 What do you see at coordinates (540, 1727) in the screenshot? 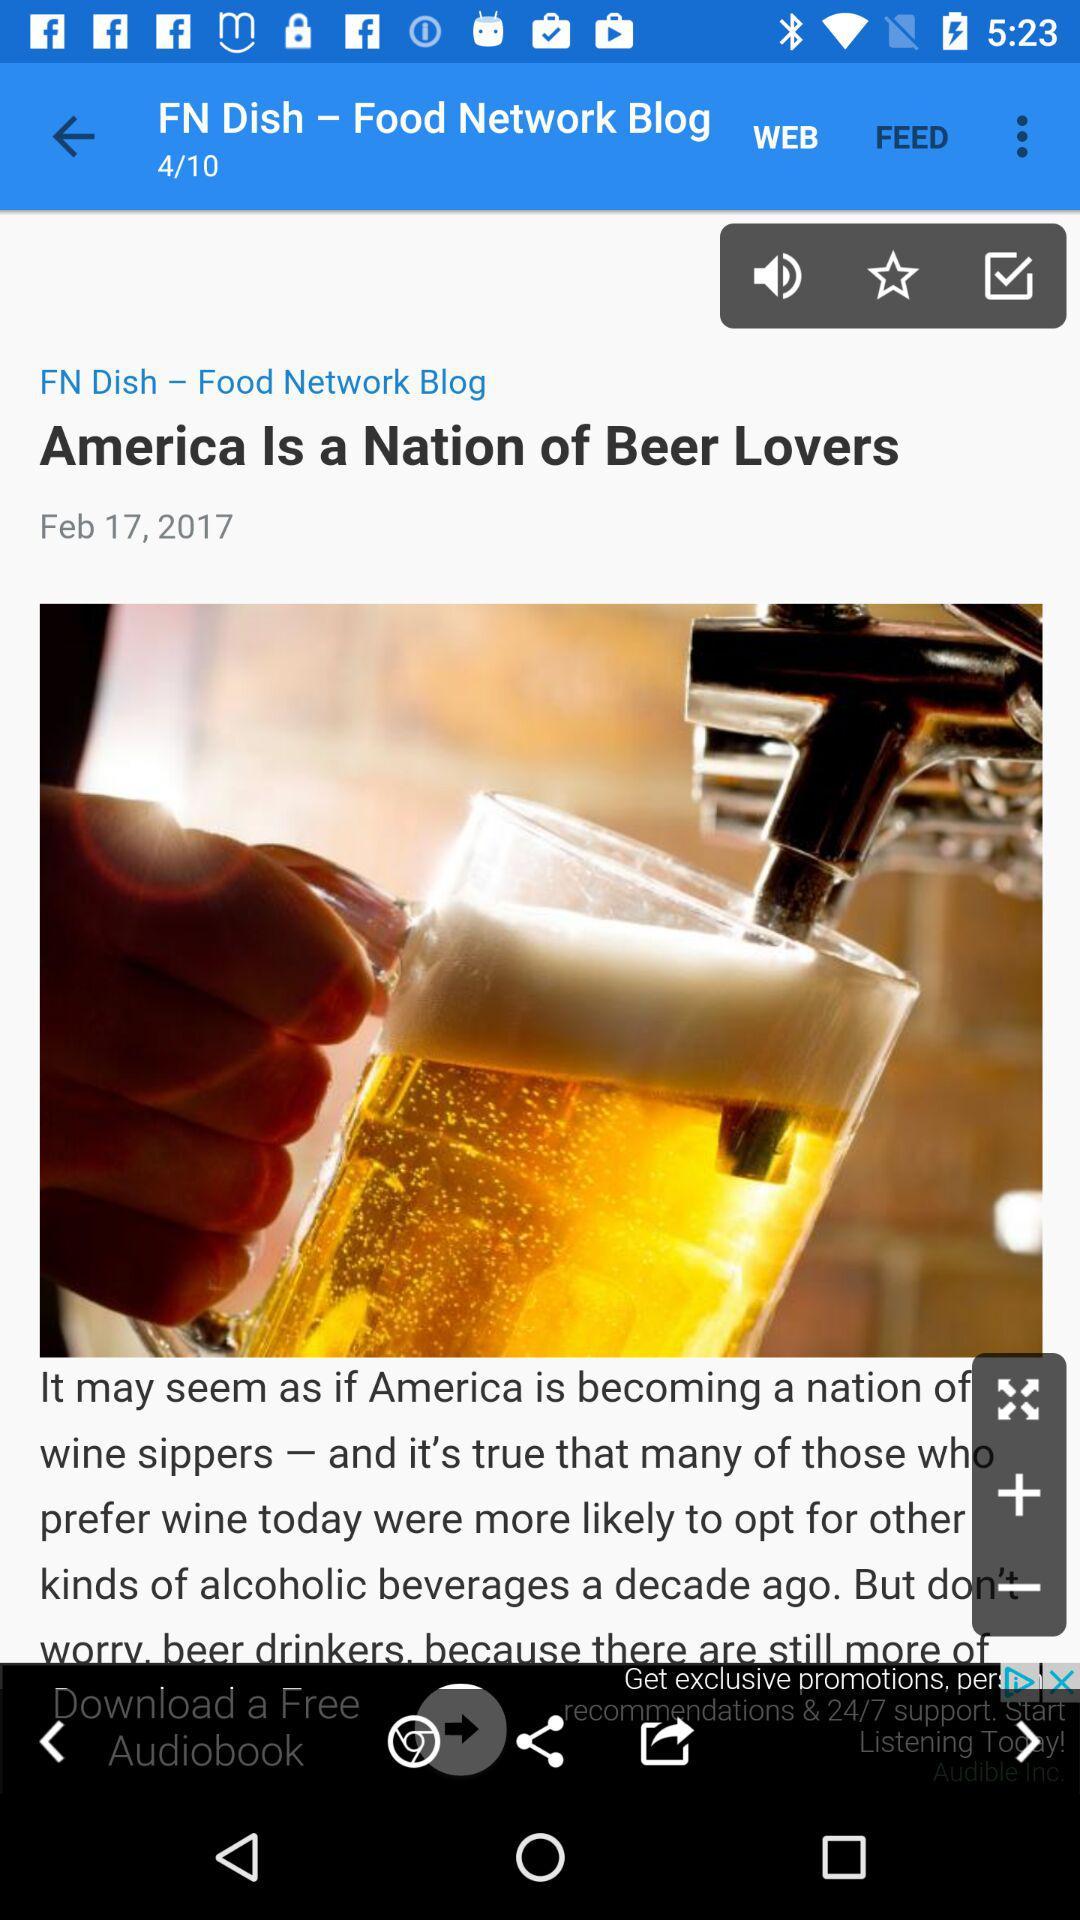
I see `share the article` at bounding box center [540, 1727].